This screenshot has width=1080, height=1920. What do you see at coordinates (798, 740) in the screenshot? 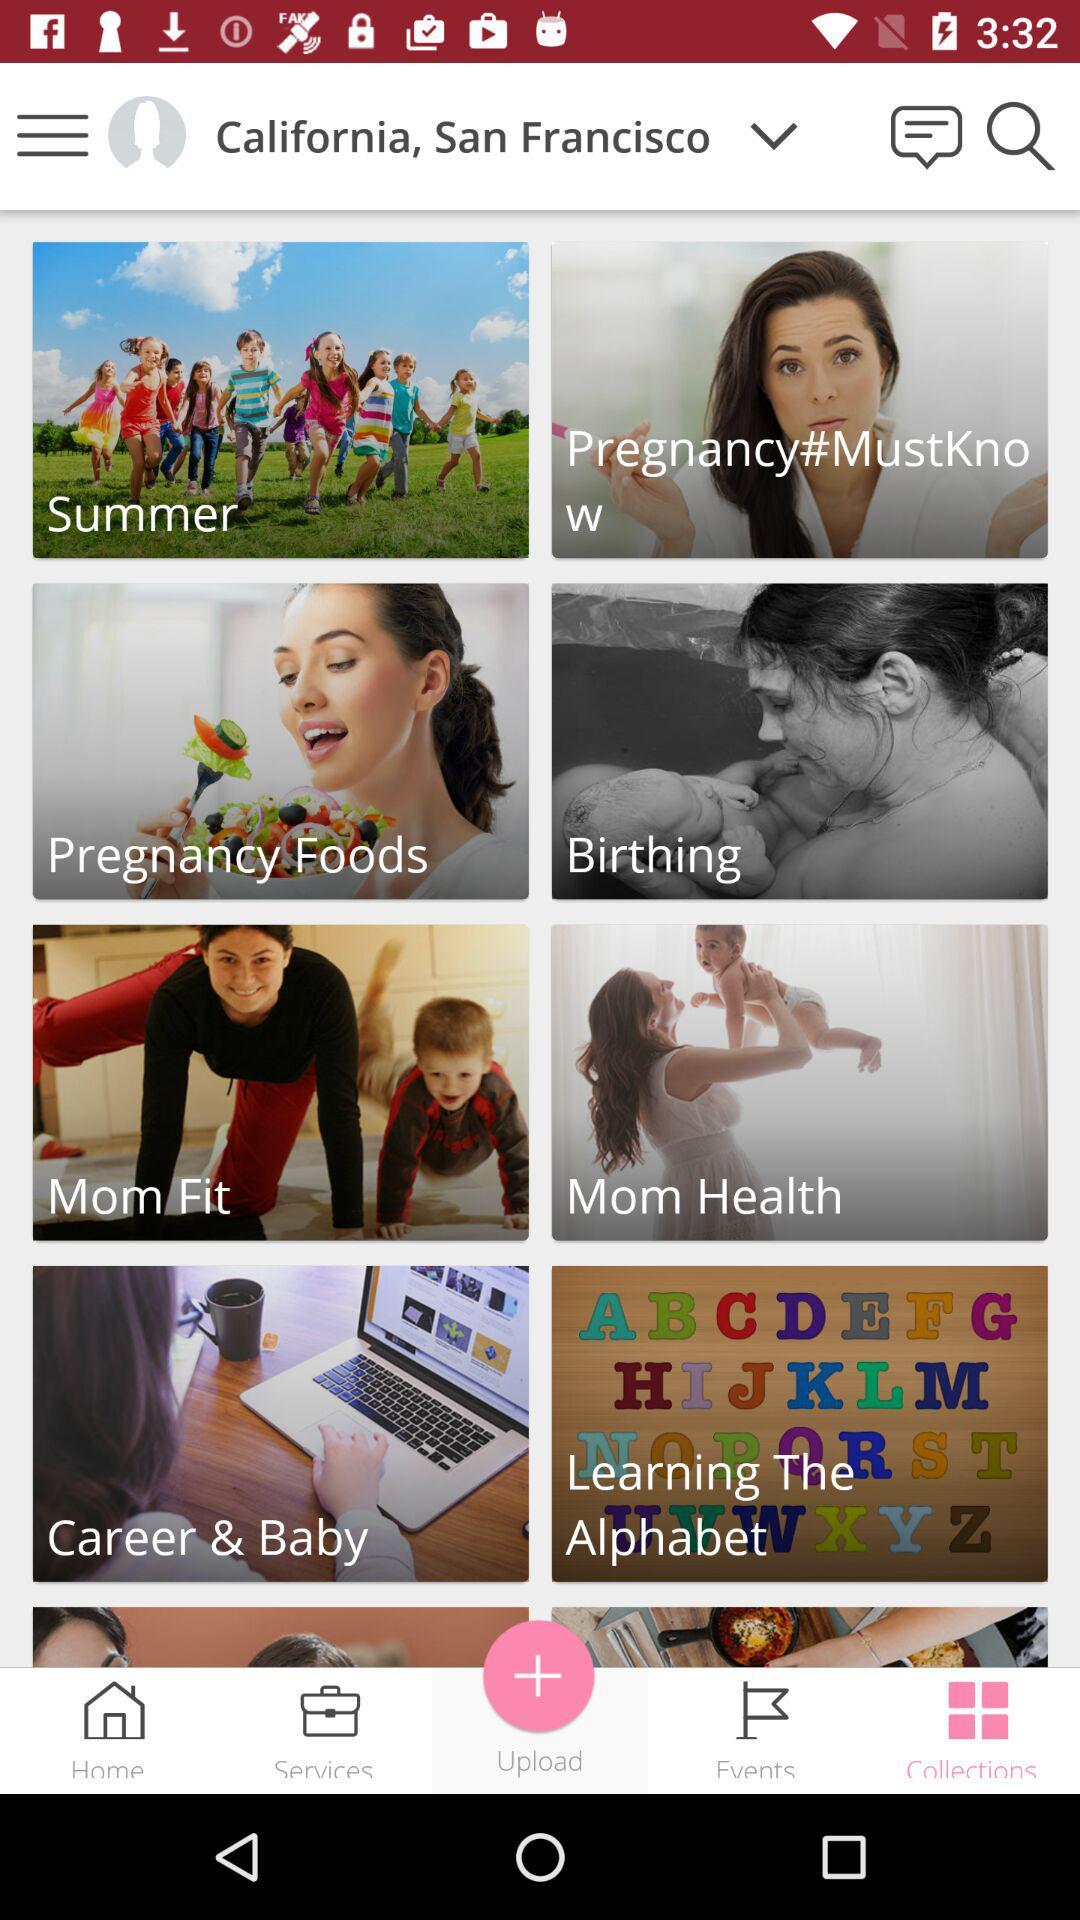
I see `tap to launch app` at bounding box center [798, 740].